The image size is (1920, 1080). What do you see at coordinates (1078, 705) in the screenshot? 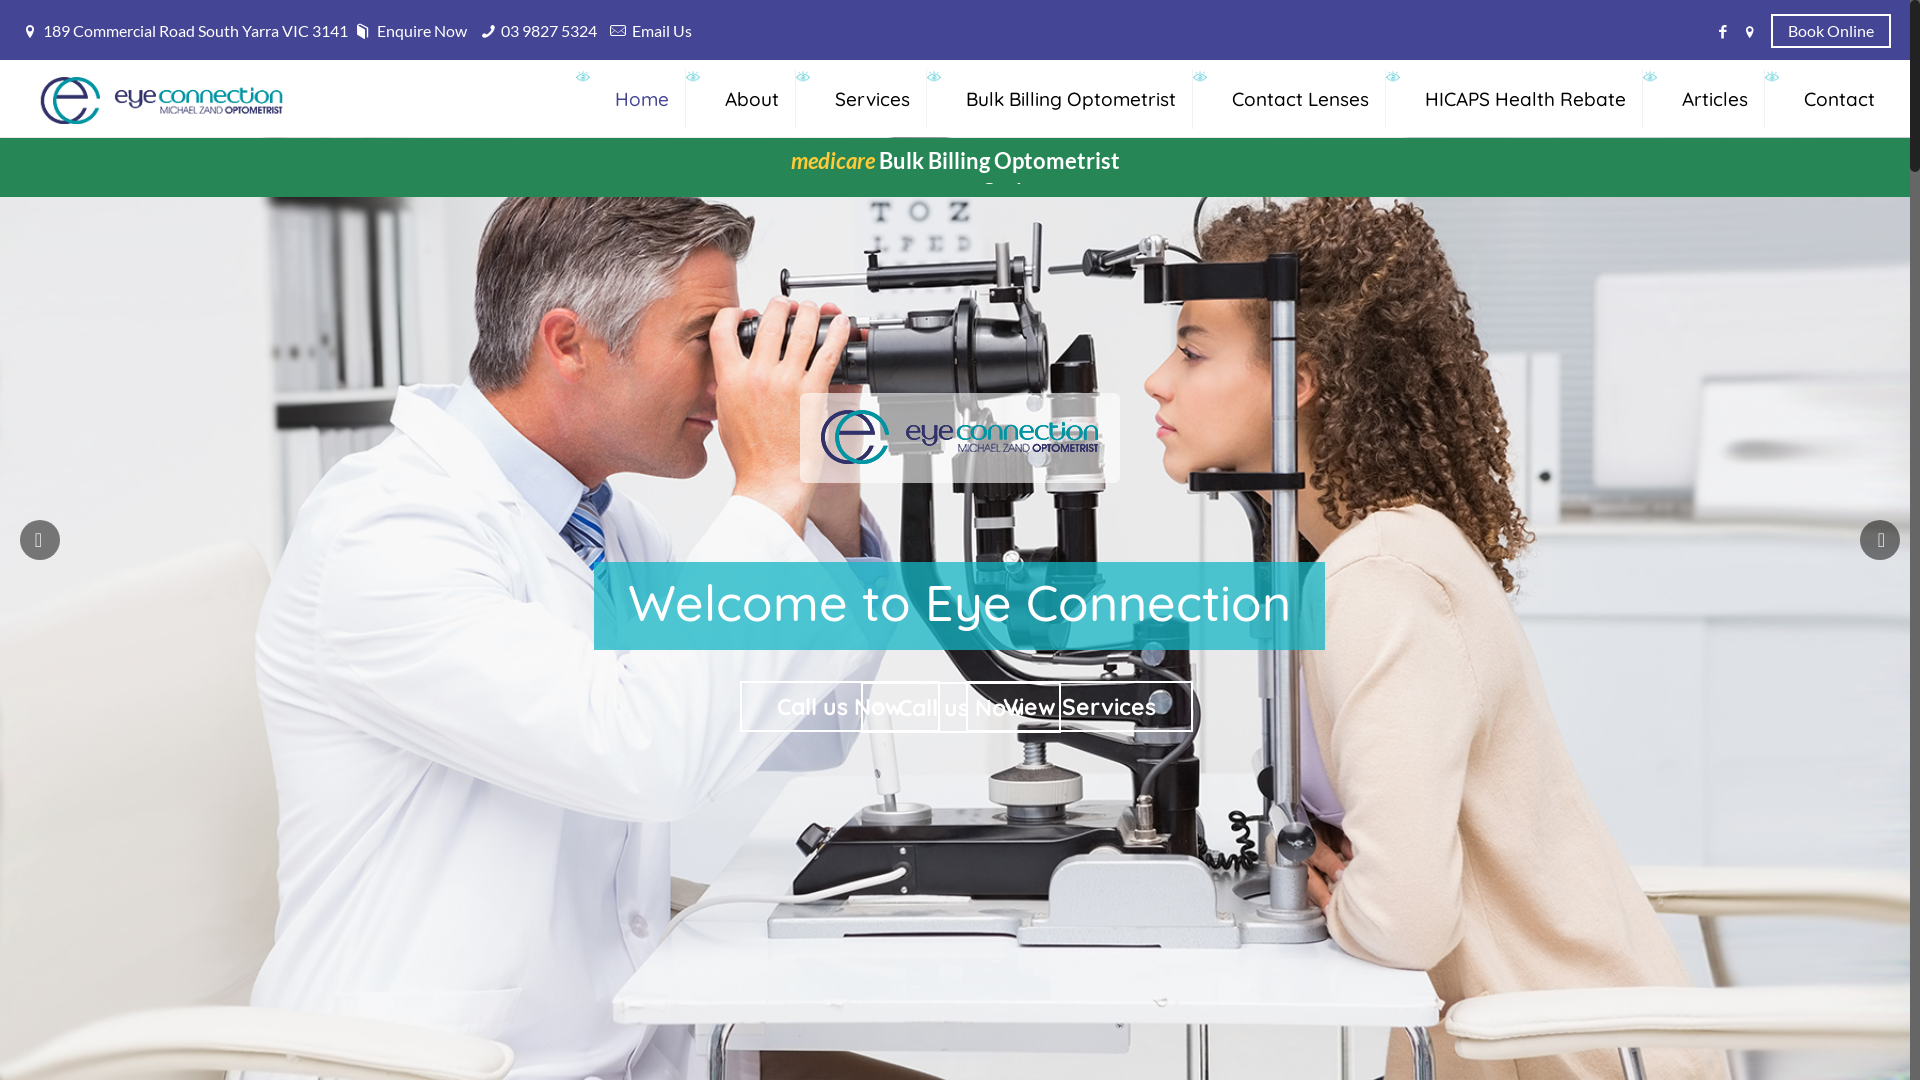
I see `'View Services'` at bounding box center [1078, 705].